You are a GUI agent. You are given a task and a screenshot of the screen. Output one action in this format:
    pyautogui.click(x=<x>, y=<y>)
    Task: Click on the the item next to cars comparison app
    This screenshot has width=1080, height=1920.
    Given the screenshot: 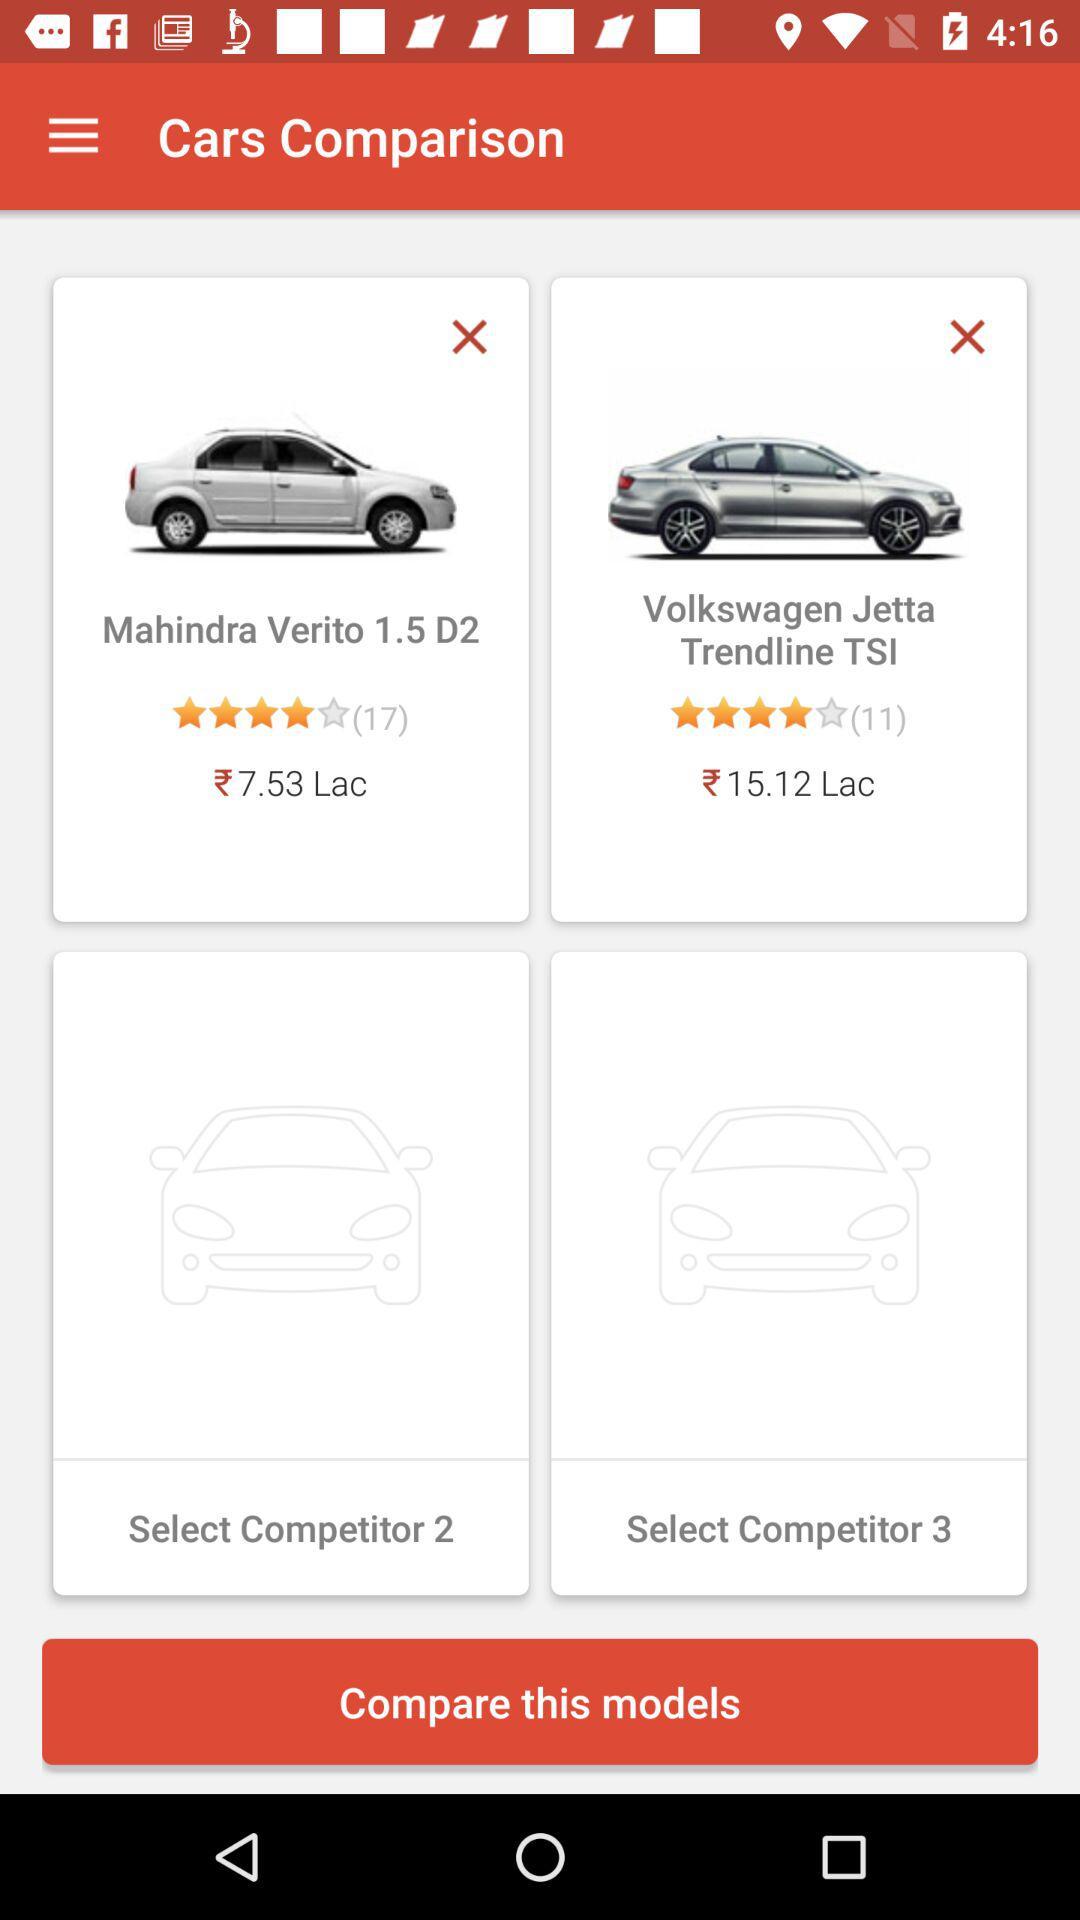 What is the action you would take?
    pyautogui.click(x=72, y=135)
    